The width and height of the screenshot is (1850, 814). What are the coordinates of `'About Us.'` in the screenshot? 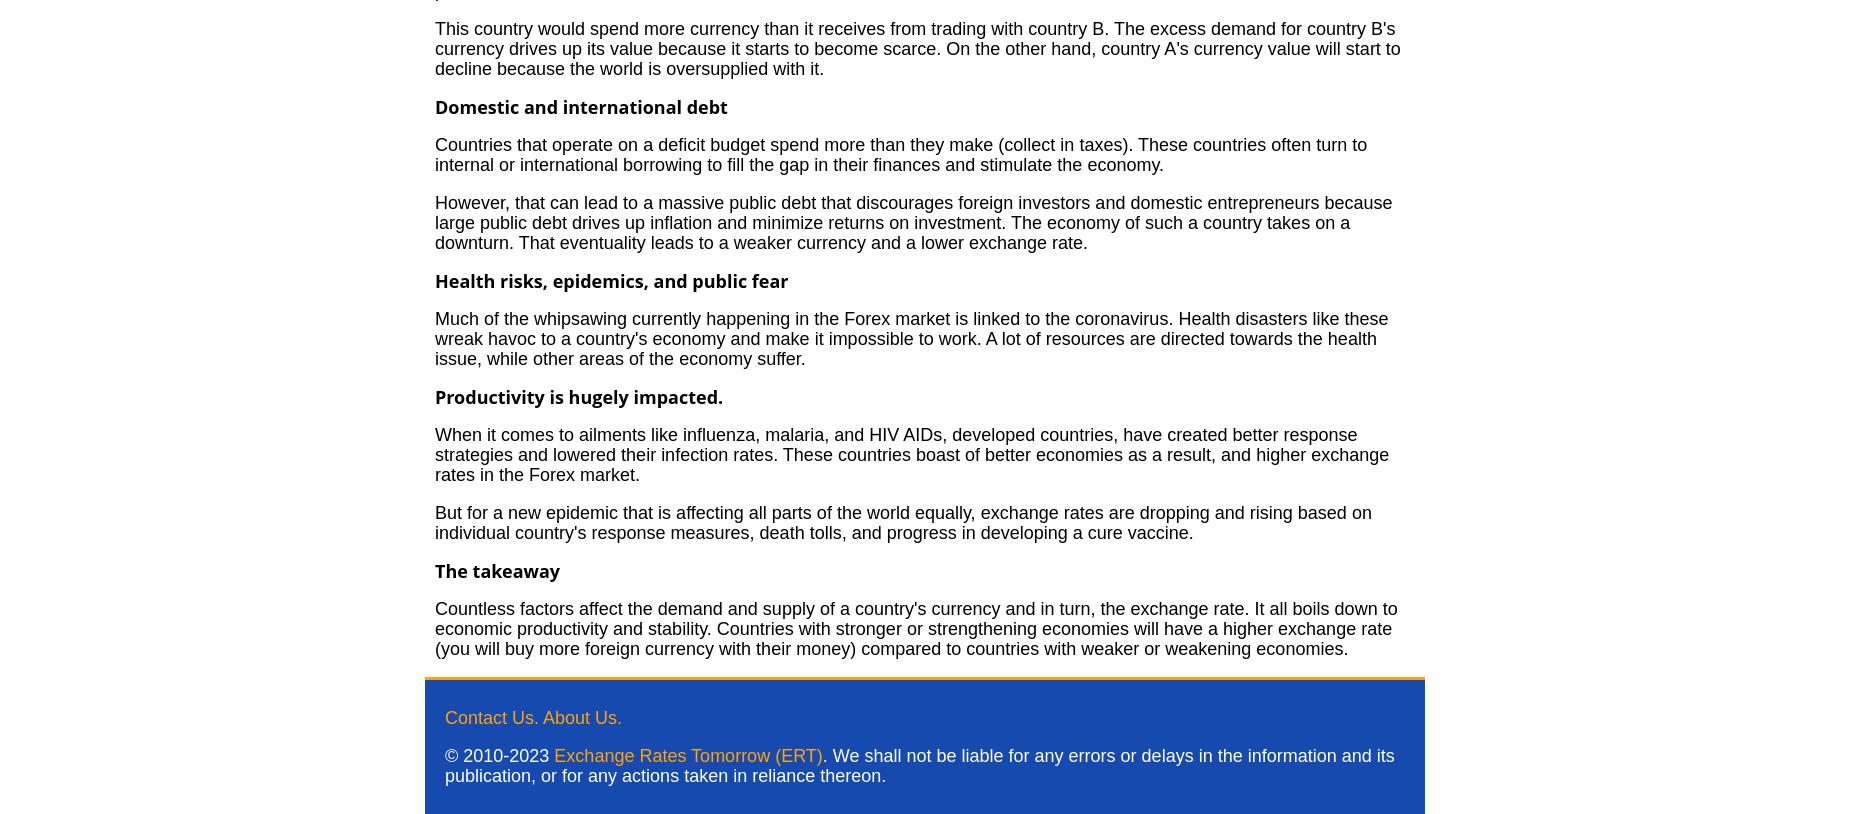 It's located at (582, 718).